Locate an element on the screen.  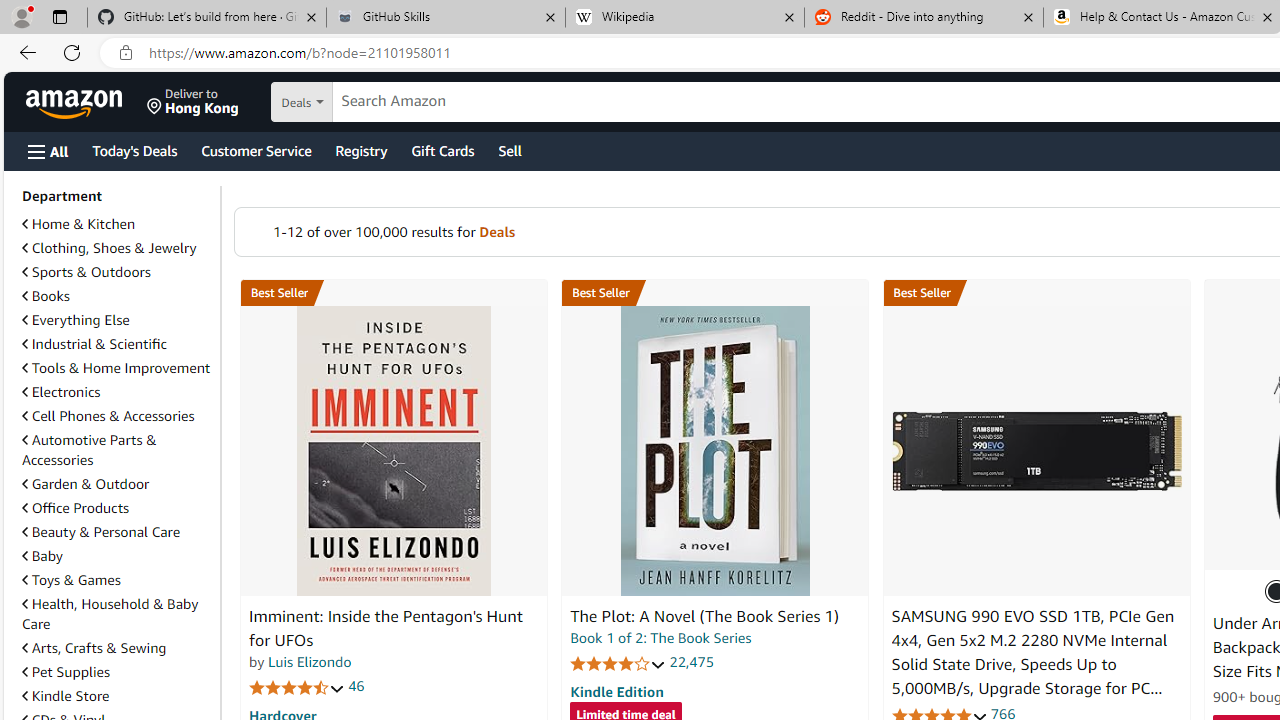
'Tools & Home Improvement' is located at coordinates (115, 368).